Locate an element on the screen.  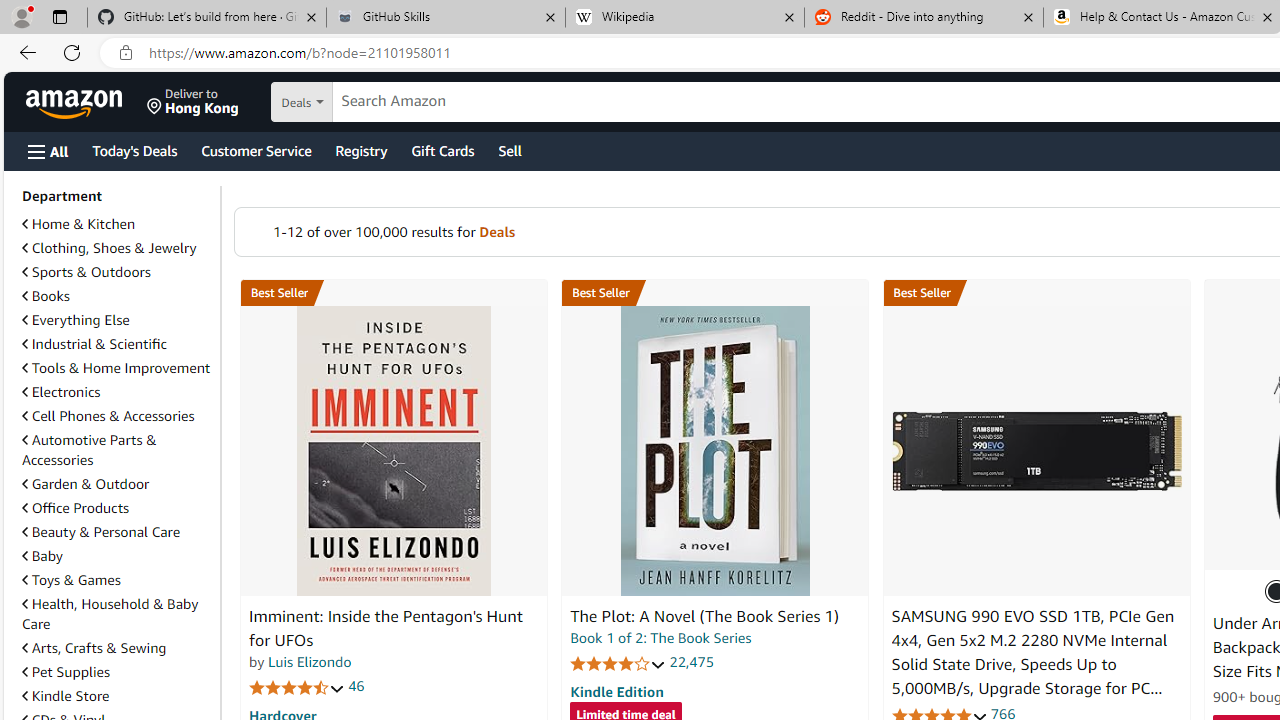
'Tools & Home Improvement' is located at coordinates (115, 368).